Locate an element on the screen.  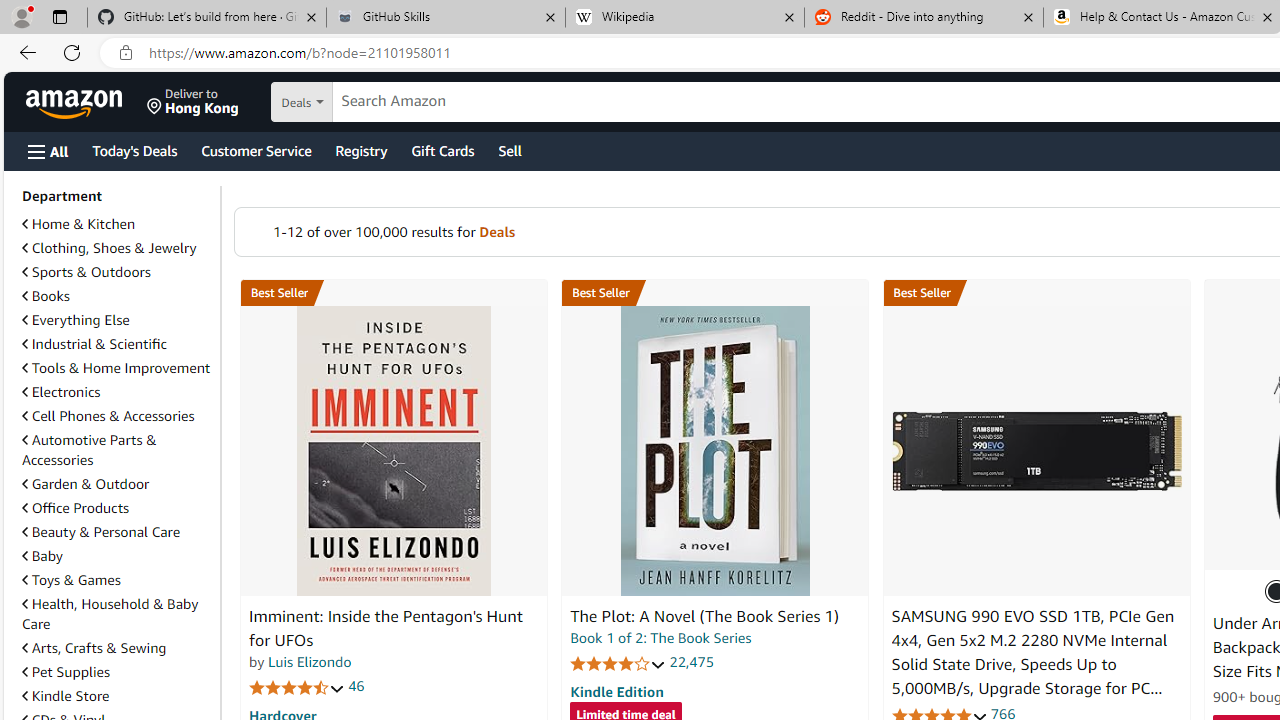
'Tools & Home Improvement' is located at coordinates (115, 368).